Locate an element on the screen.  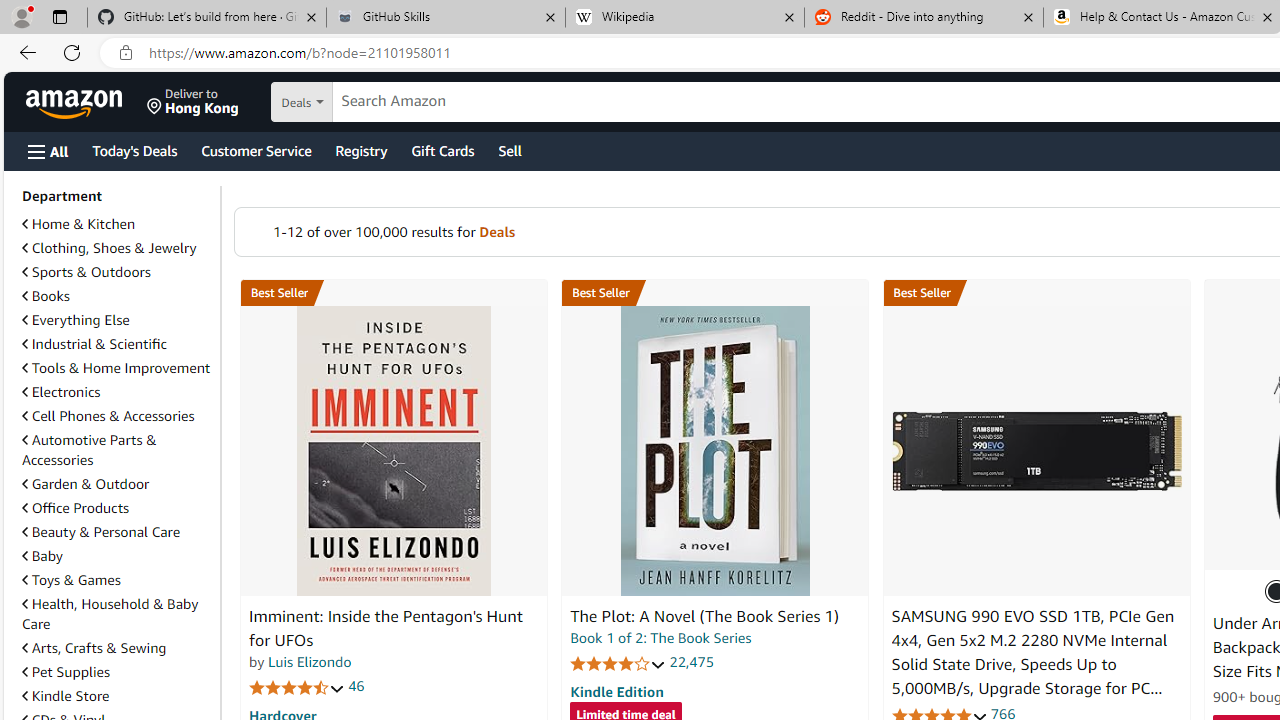
'Tools & Home Improvement' is located at coordinates (115, 368).